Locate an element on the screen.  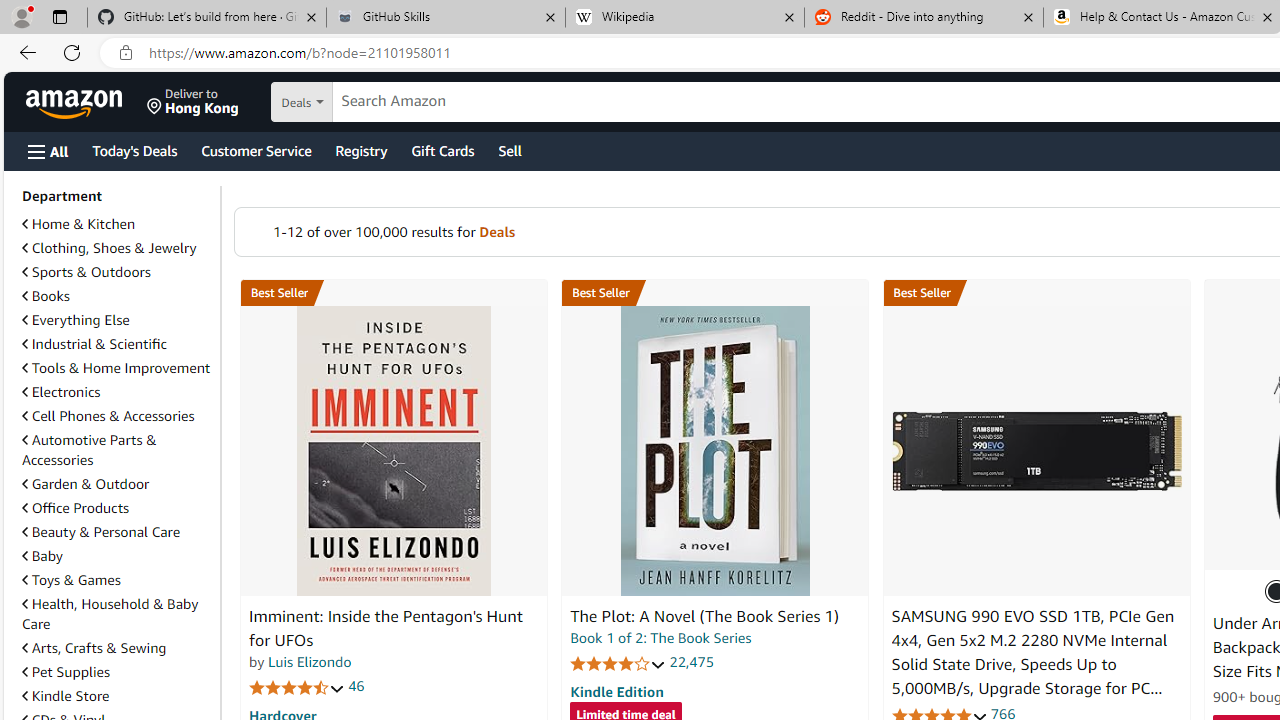
'Tools & Home Improvement' is located at coordinates (115, 368).